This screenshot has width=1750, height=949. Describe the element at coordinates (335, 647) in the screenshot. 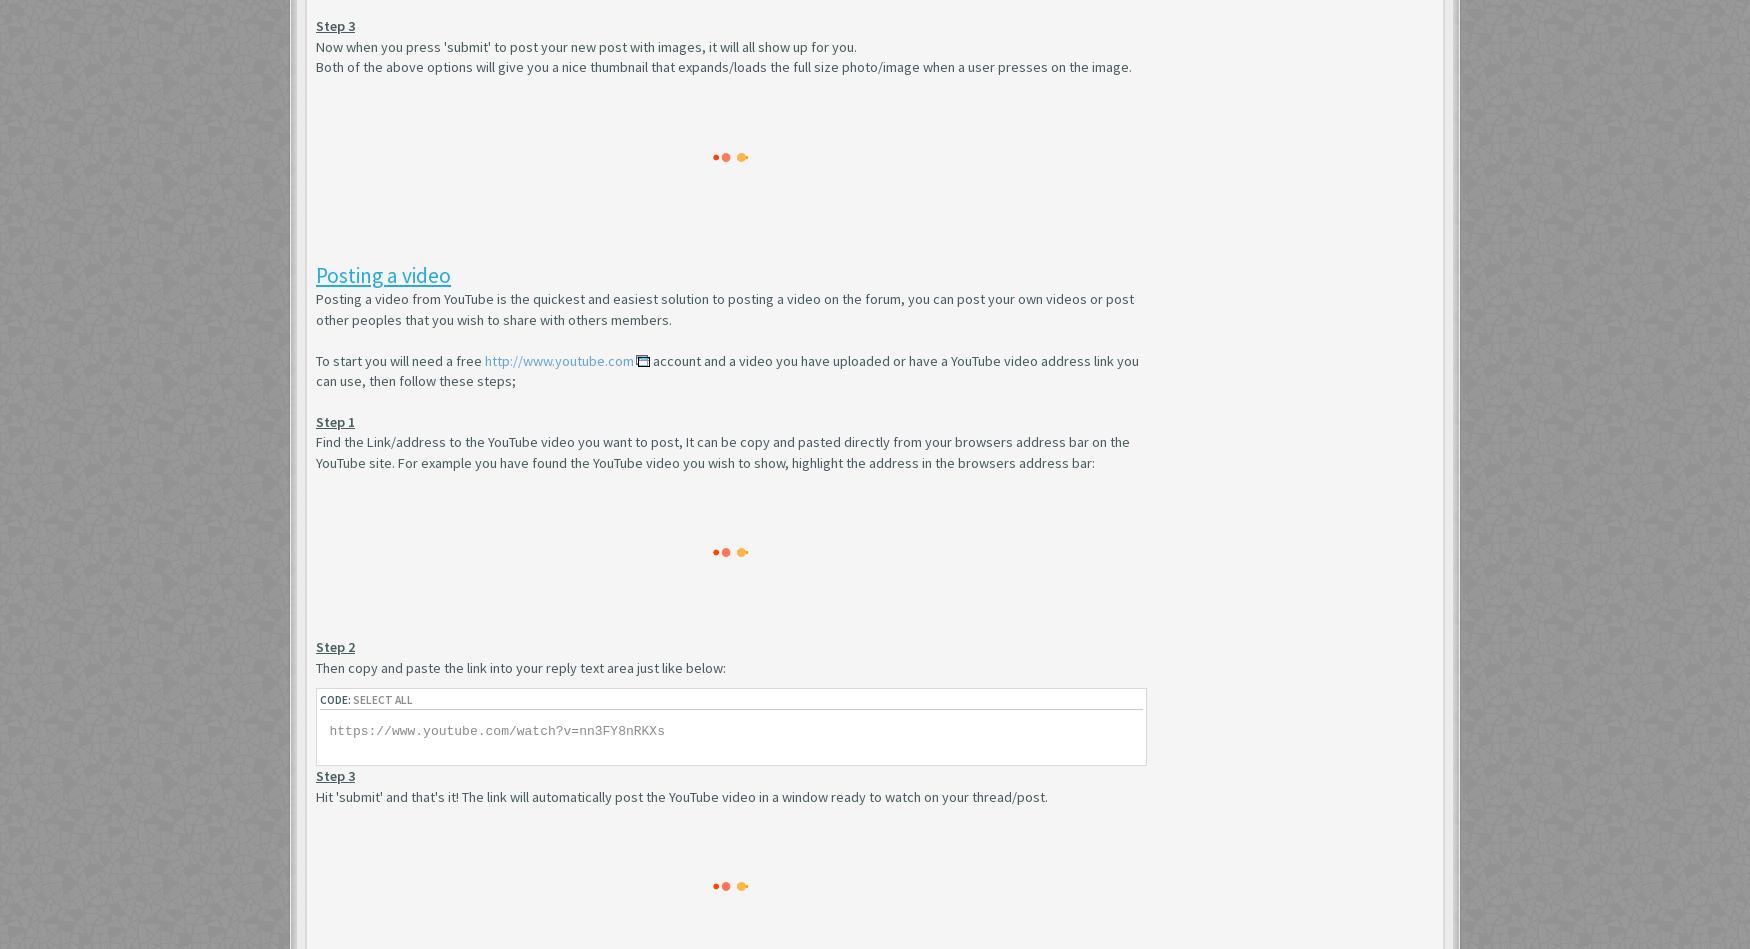

I see `'Step 2'` at that location.